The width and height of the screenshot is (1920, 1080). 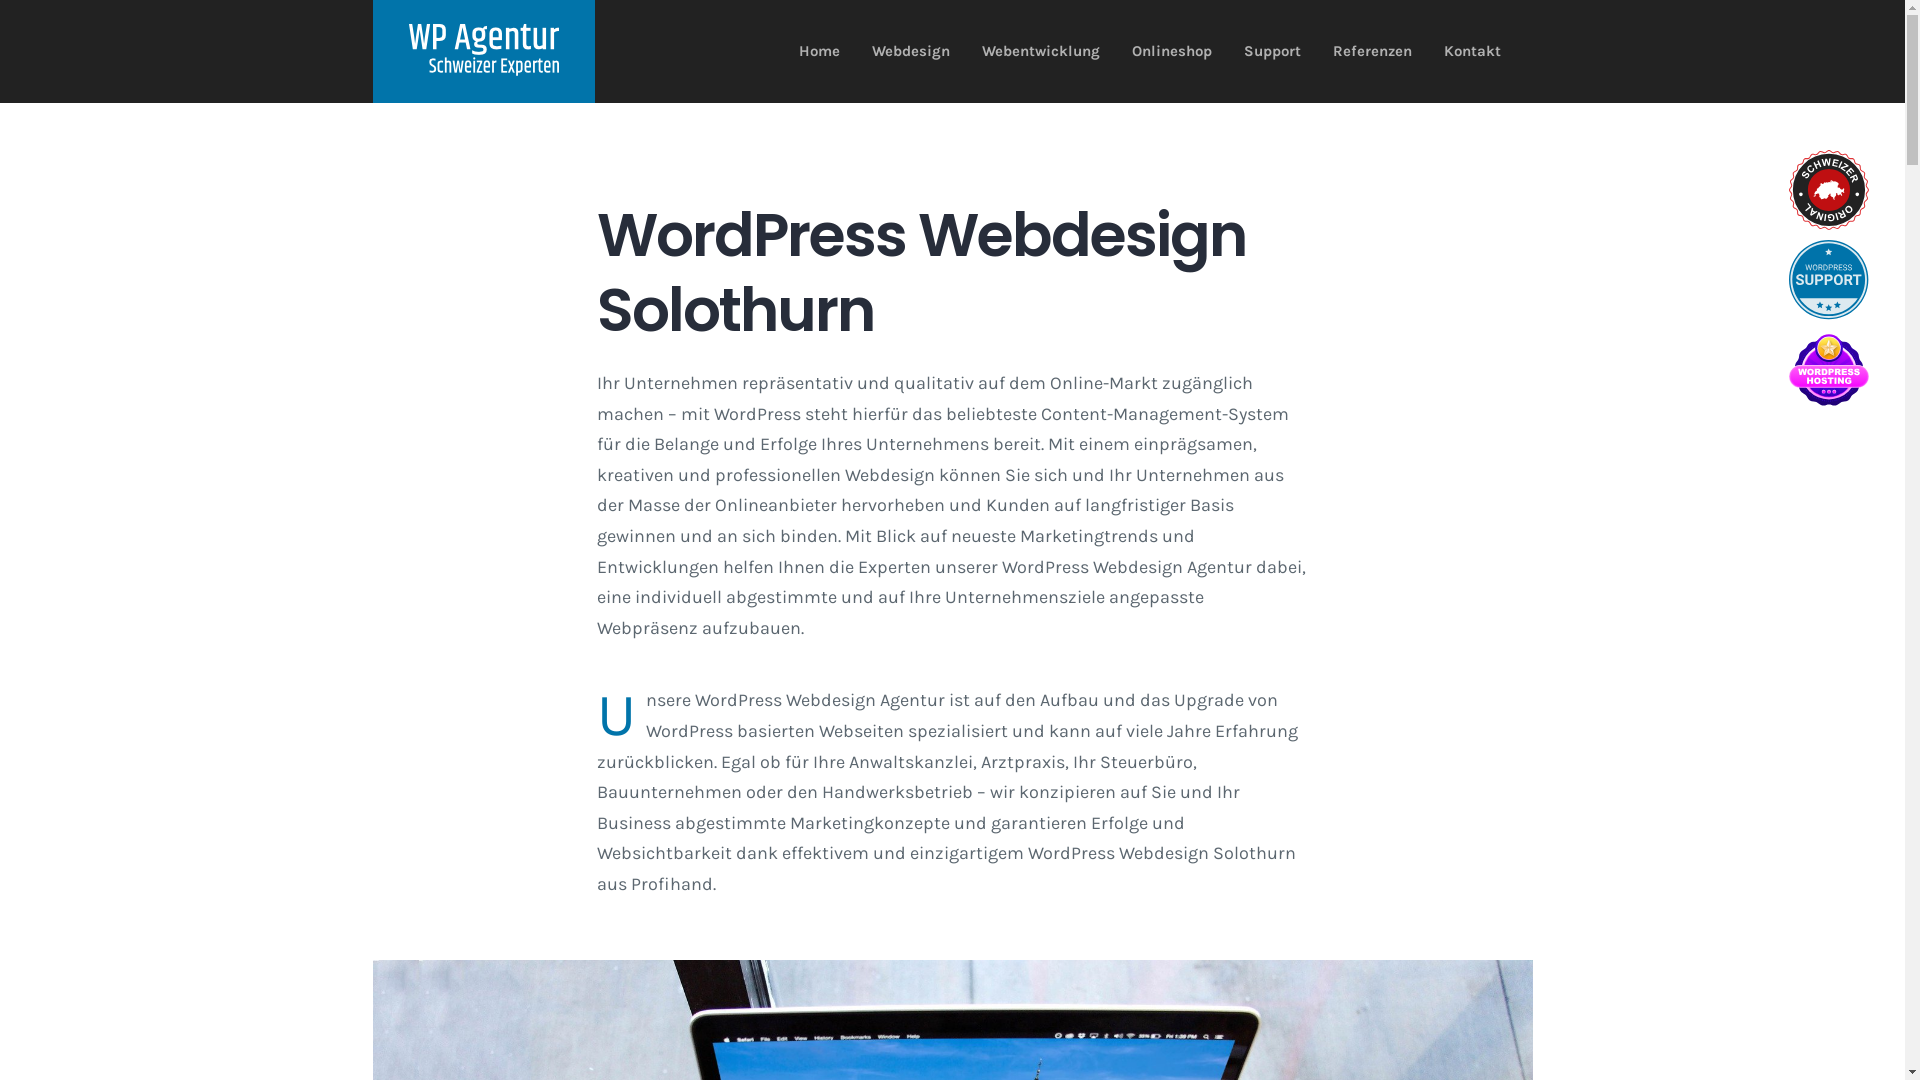 What do you see at coordinates (1370, 50) in the screenshot?
I see `'Referenzen'` at bounding box center [1370, 50].